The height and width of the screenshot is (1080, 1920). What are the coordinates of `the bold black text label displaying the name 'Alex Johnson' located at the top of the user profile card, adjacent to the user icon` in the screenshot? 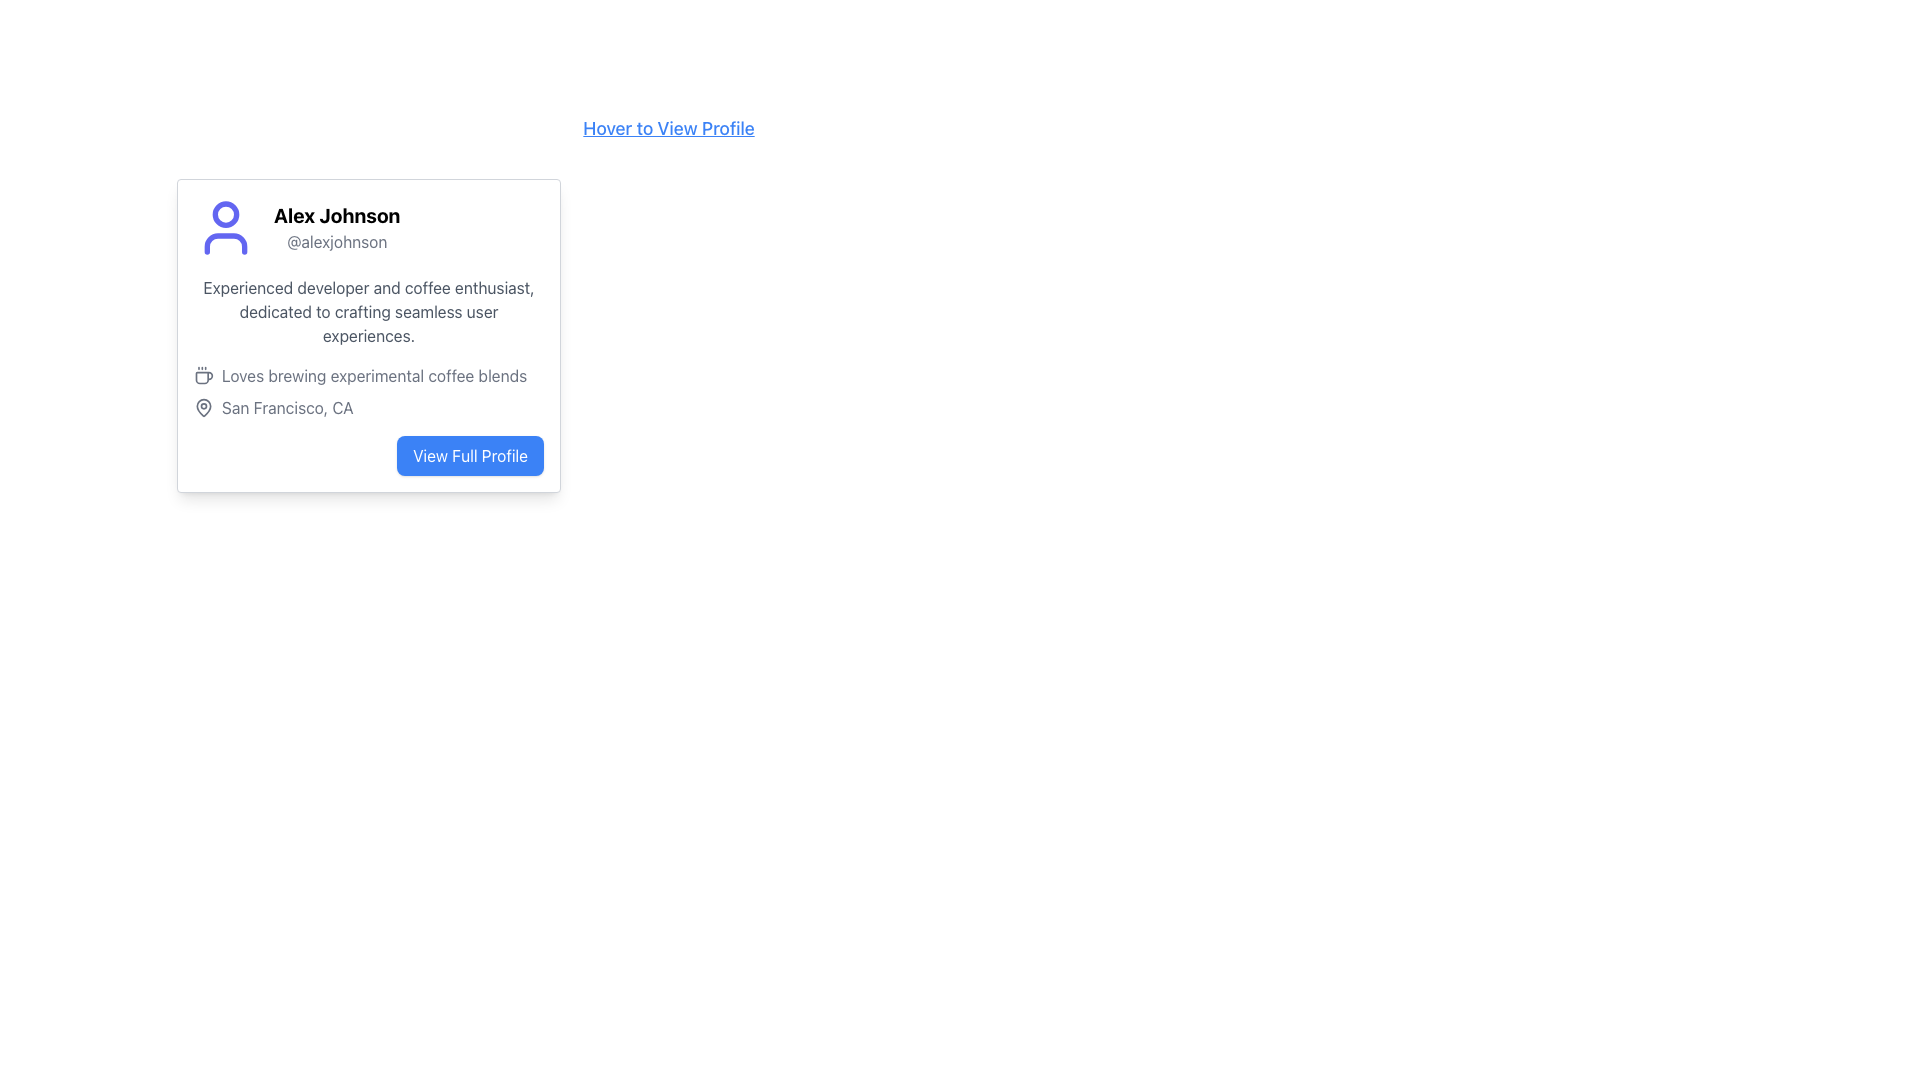 It's located at (337, 216).